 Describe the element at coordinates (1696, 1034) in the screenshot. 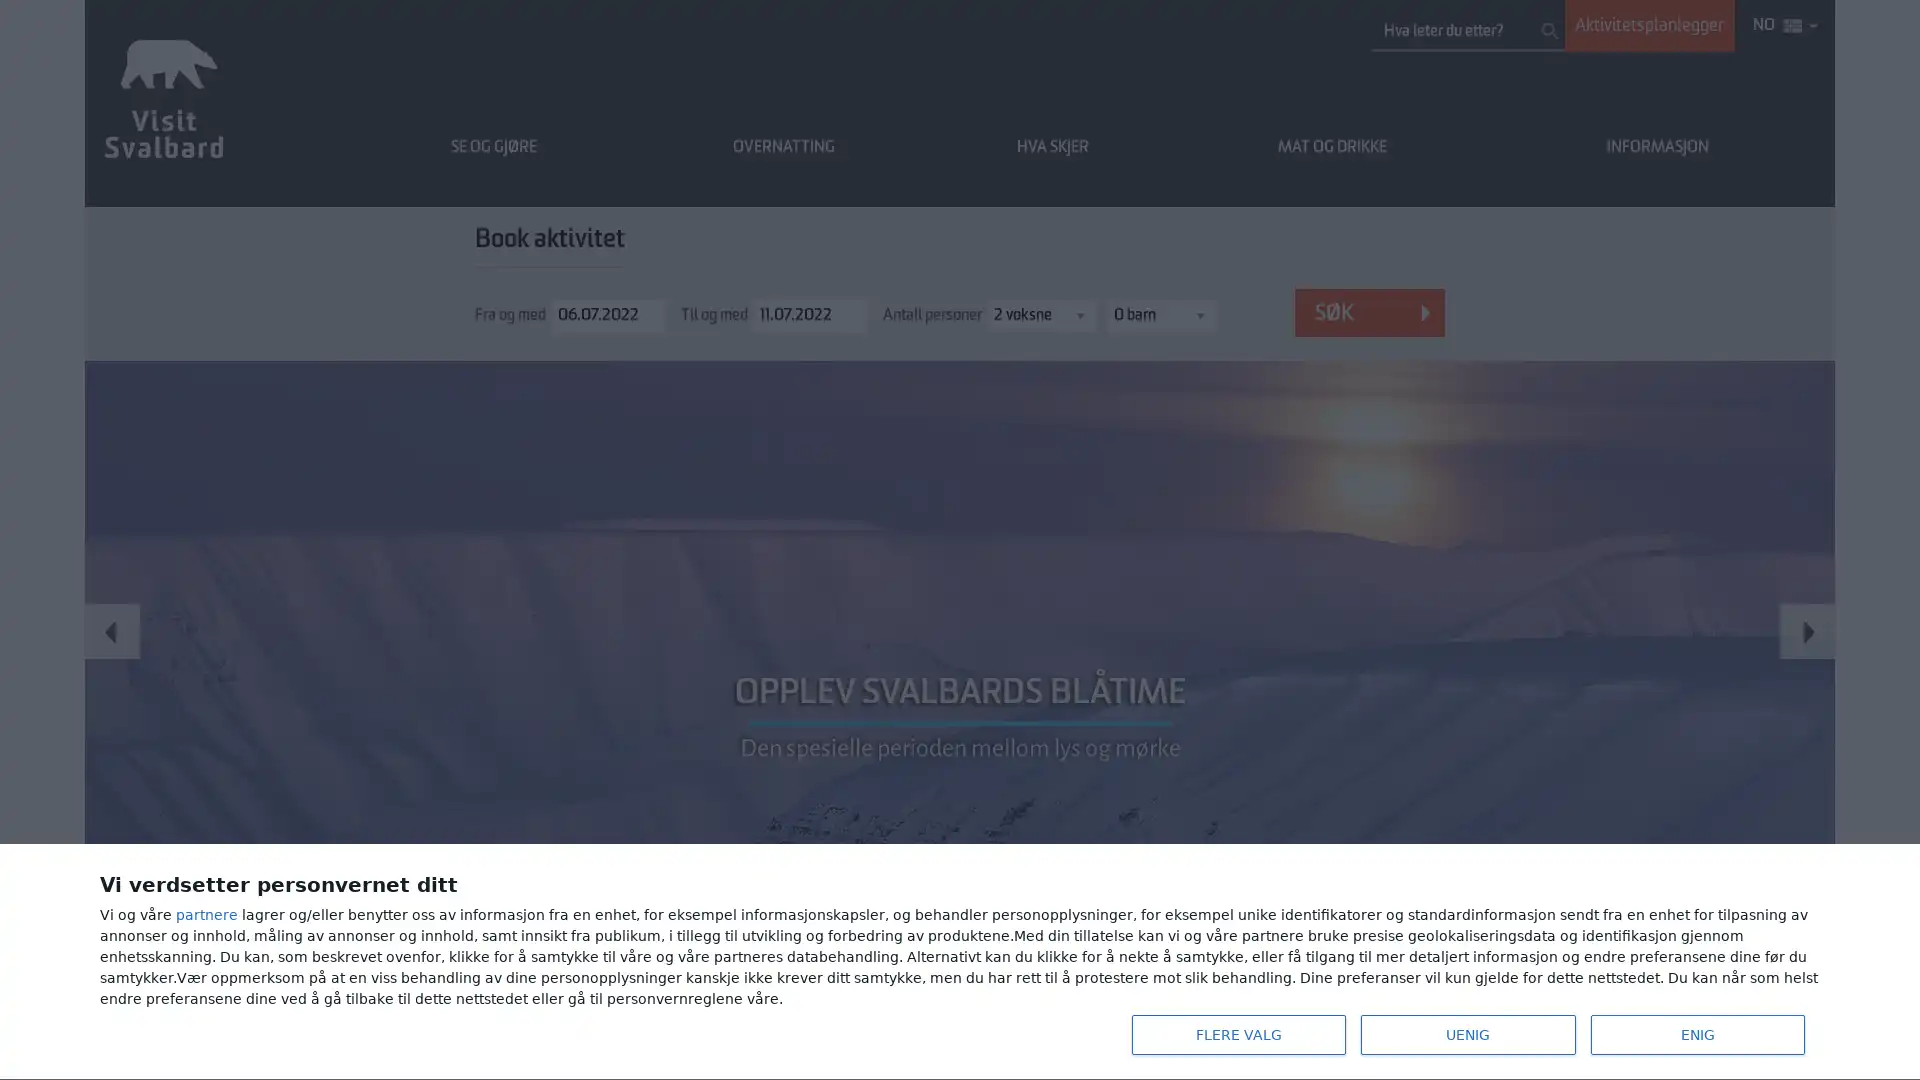

I see `ENIG` at that location.